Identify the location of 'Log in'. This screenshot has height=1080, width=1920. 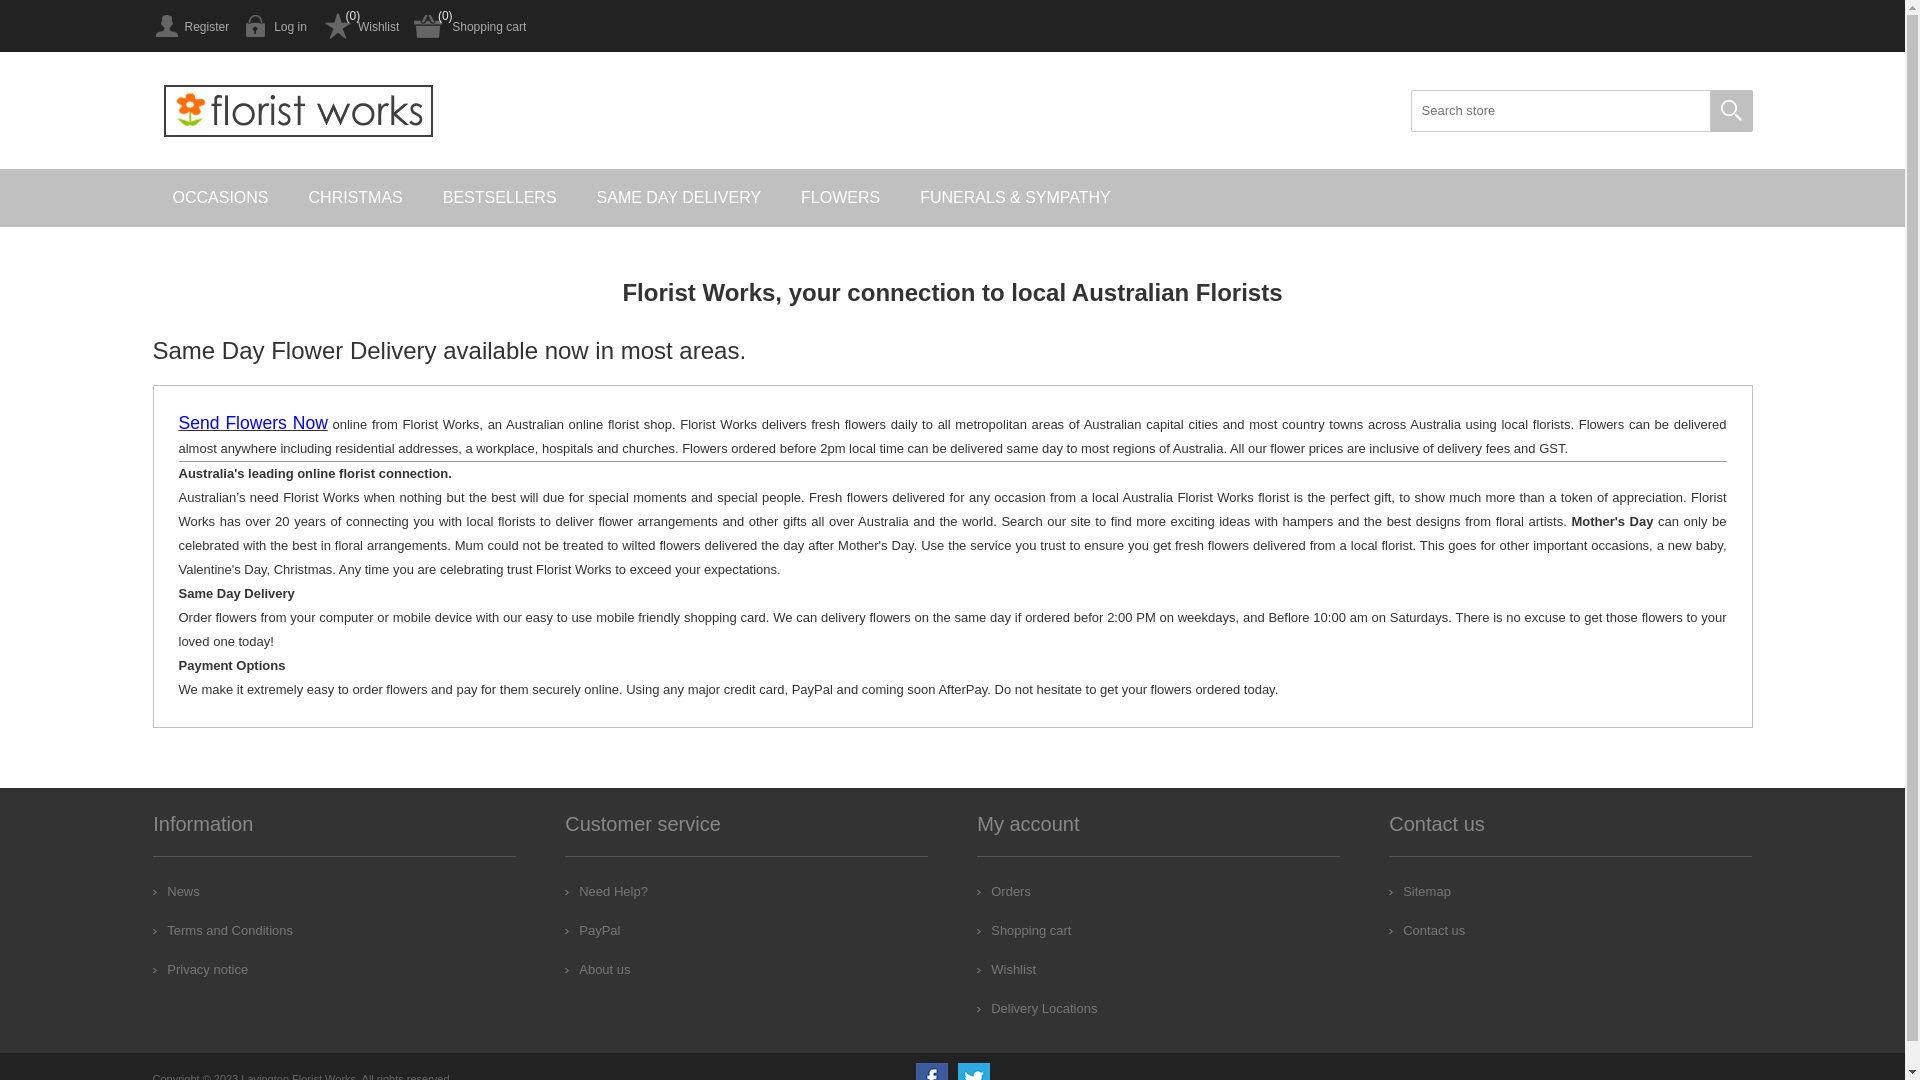
(274, 26).